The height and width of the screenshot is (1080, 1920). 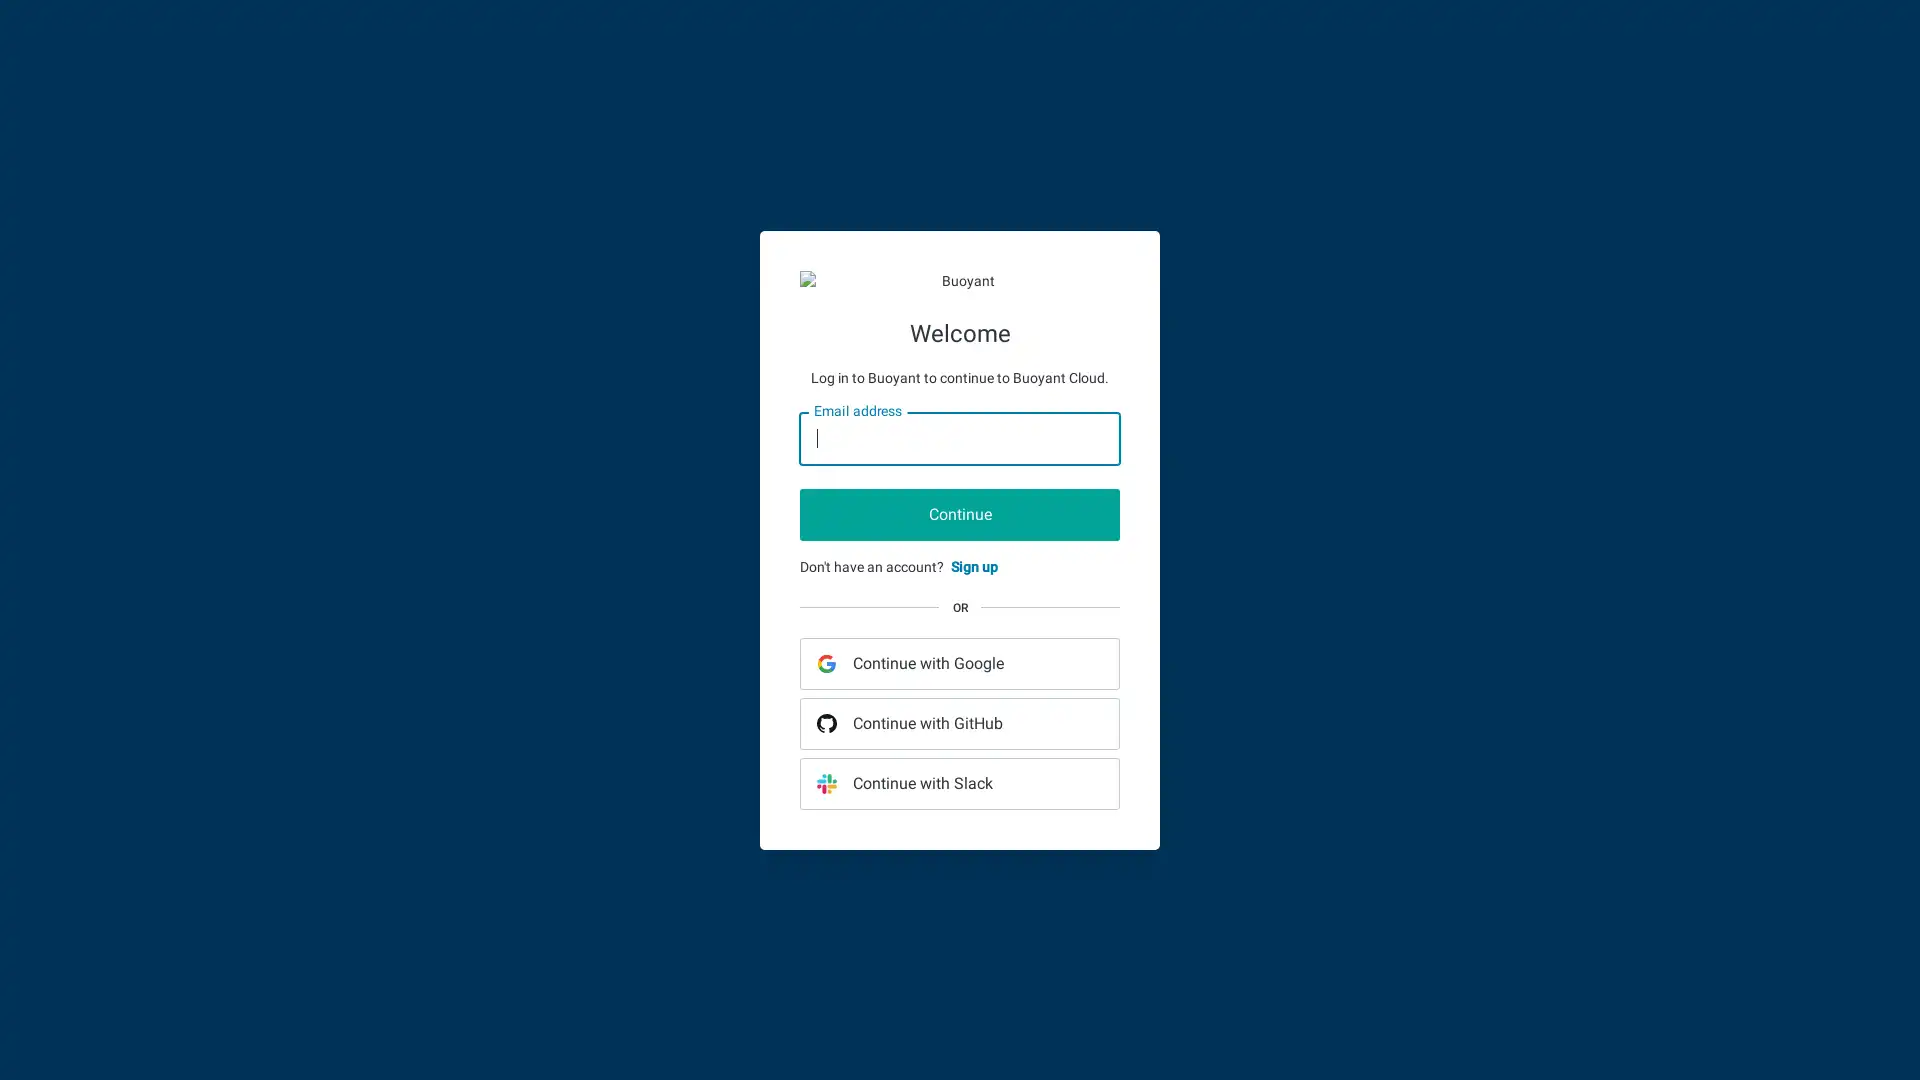 What do you see at coordinates (960, 512) in the screenshot?
I see `Continue` at bounding box center [960, 512].